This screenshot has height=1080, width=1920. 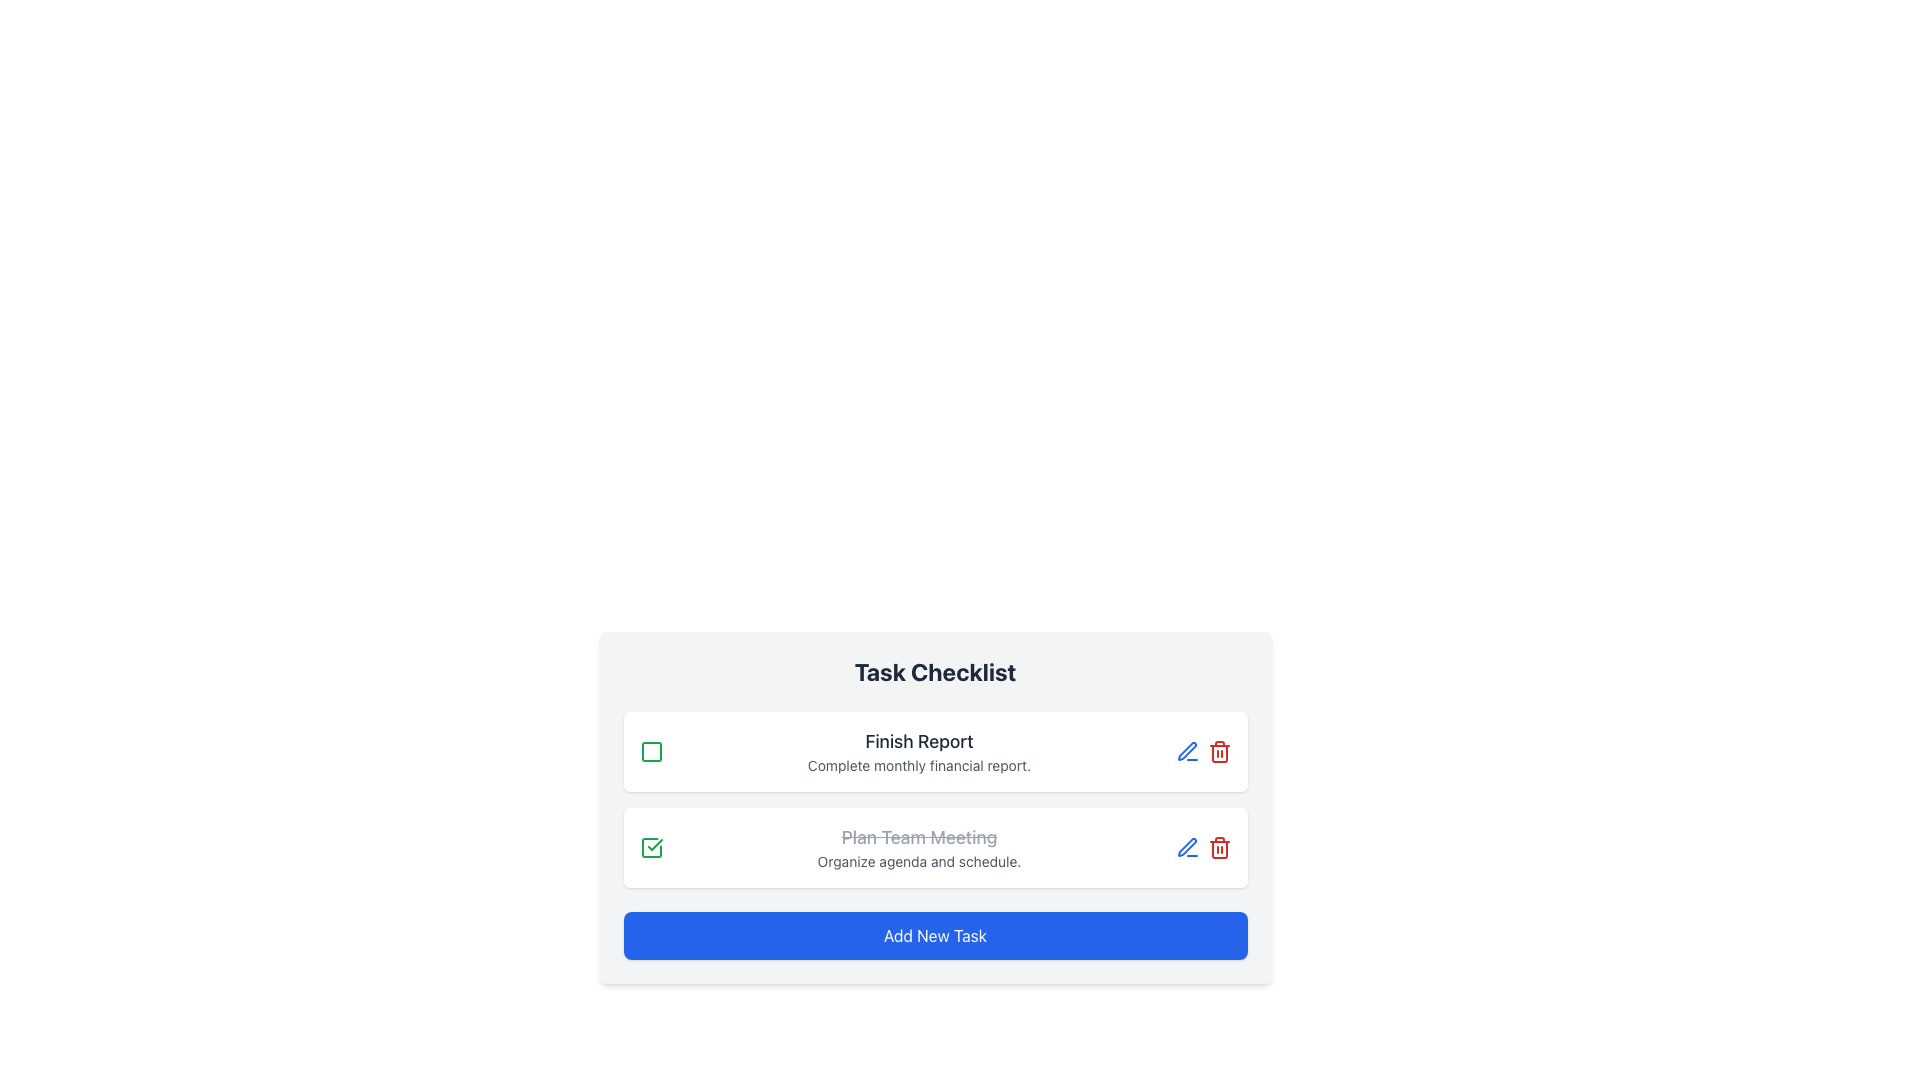 What do you see at coordinates (1218, 752) in the screenshot?
I see `the red trash icon button, which is the second actionable item to the right of the second task block` at bounding box center [1218, 752].